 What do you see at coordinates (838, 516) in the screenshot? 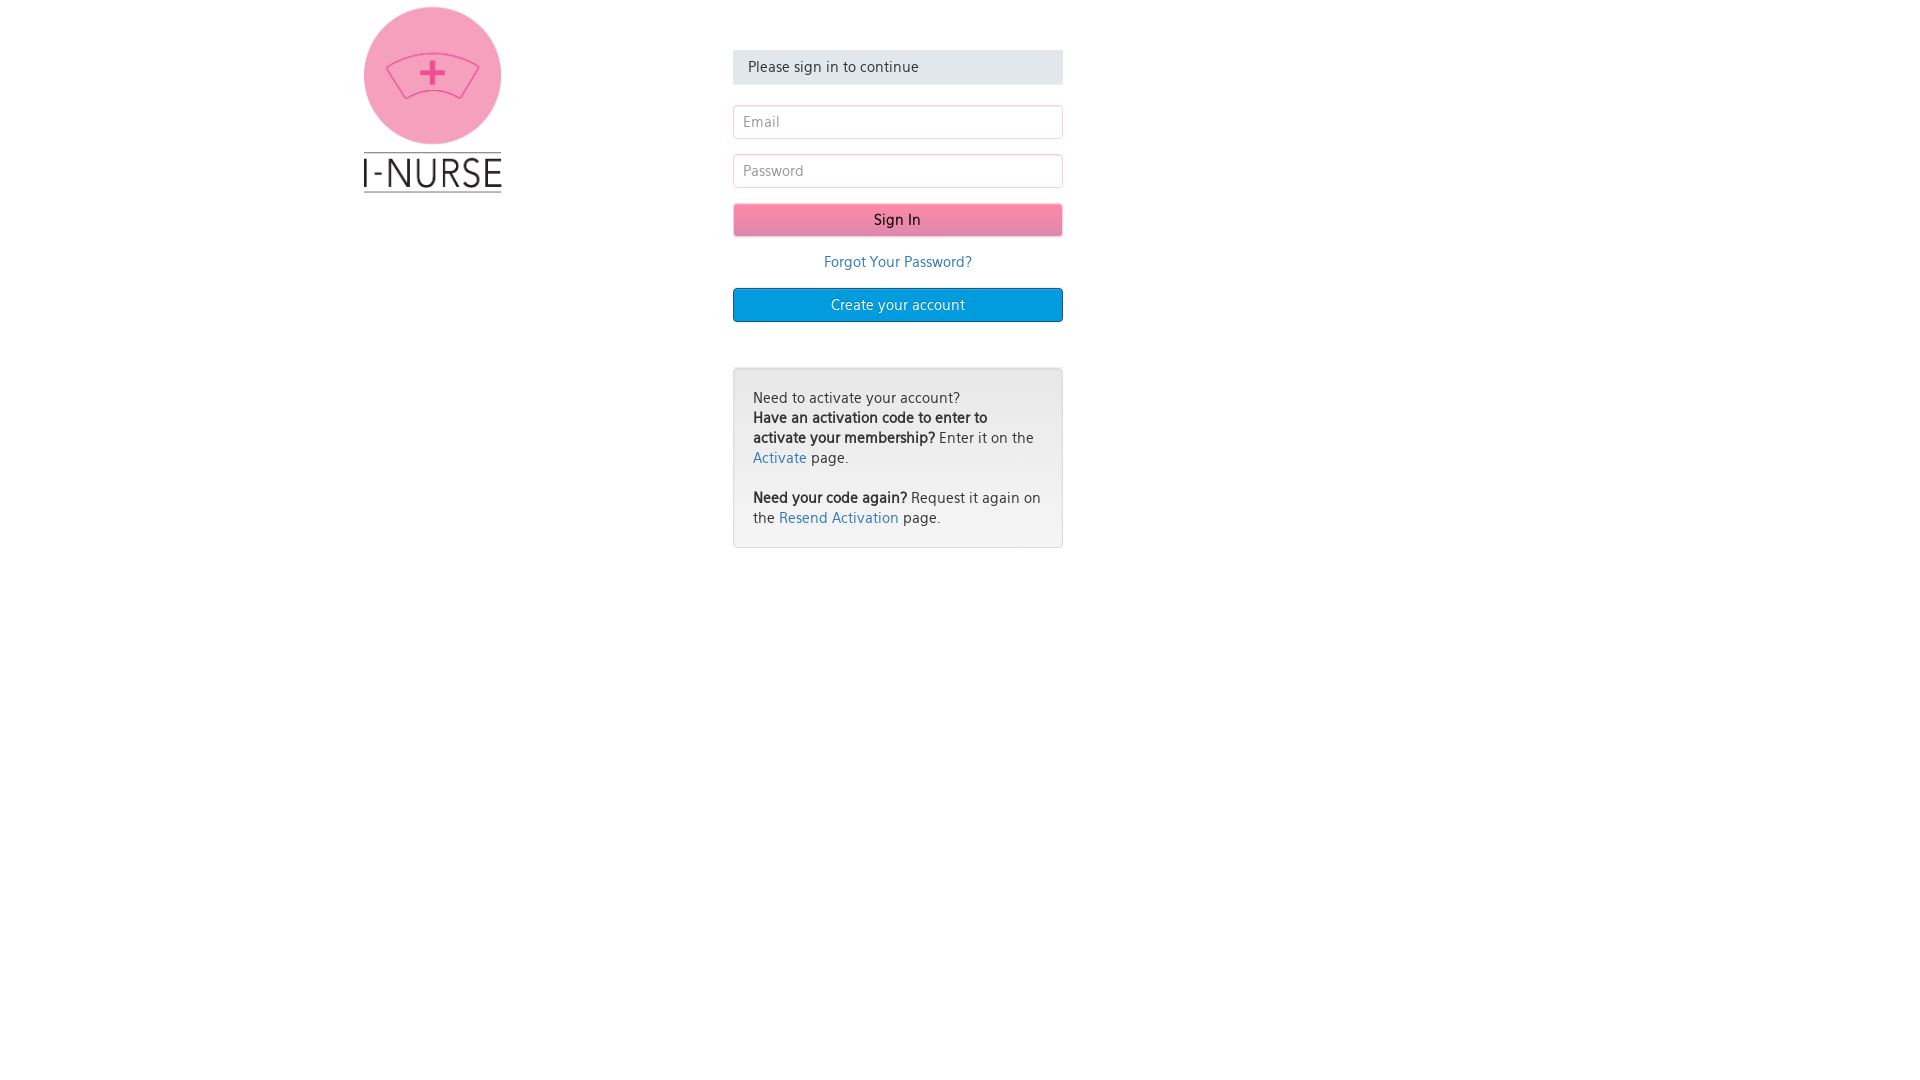
I see `'Resend Activation'` at bounding box center [838, 516].